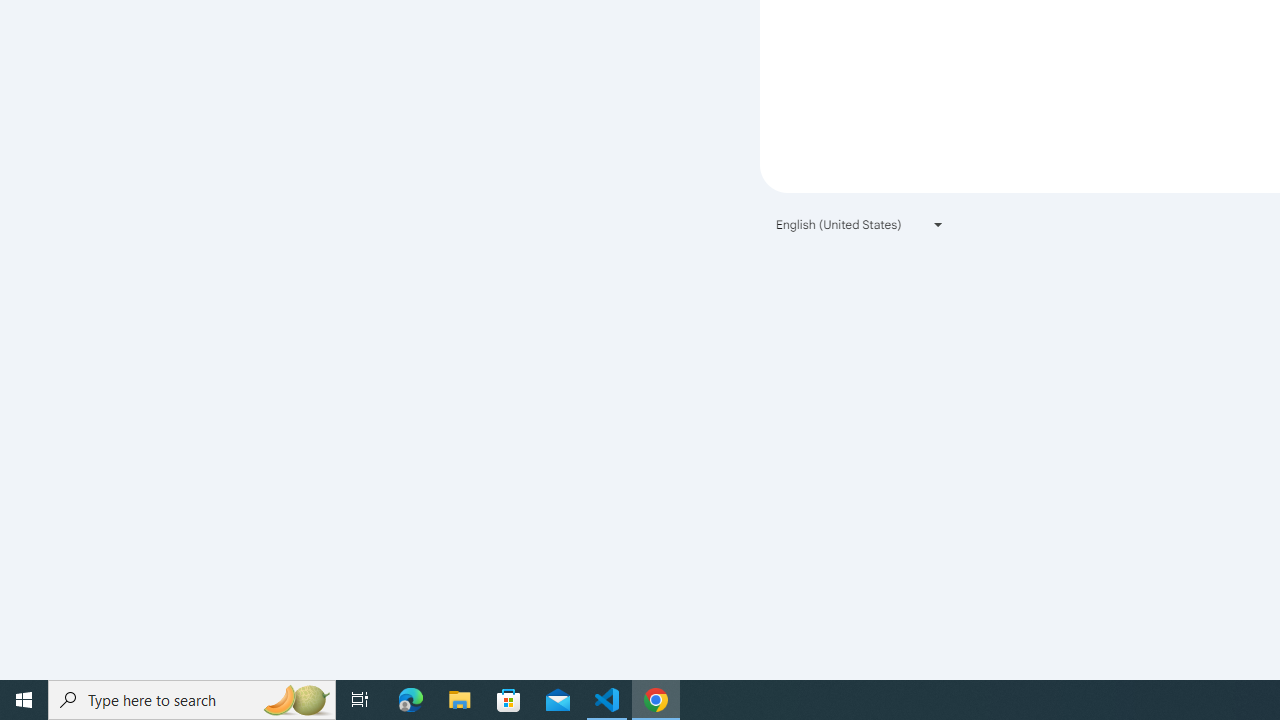 This screenshot has height=720, width=1280. Describe the element at coordinates (860, 224) in the screenshot. I see `'English (United States)'` at that location.